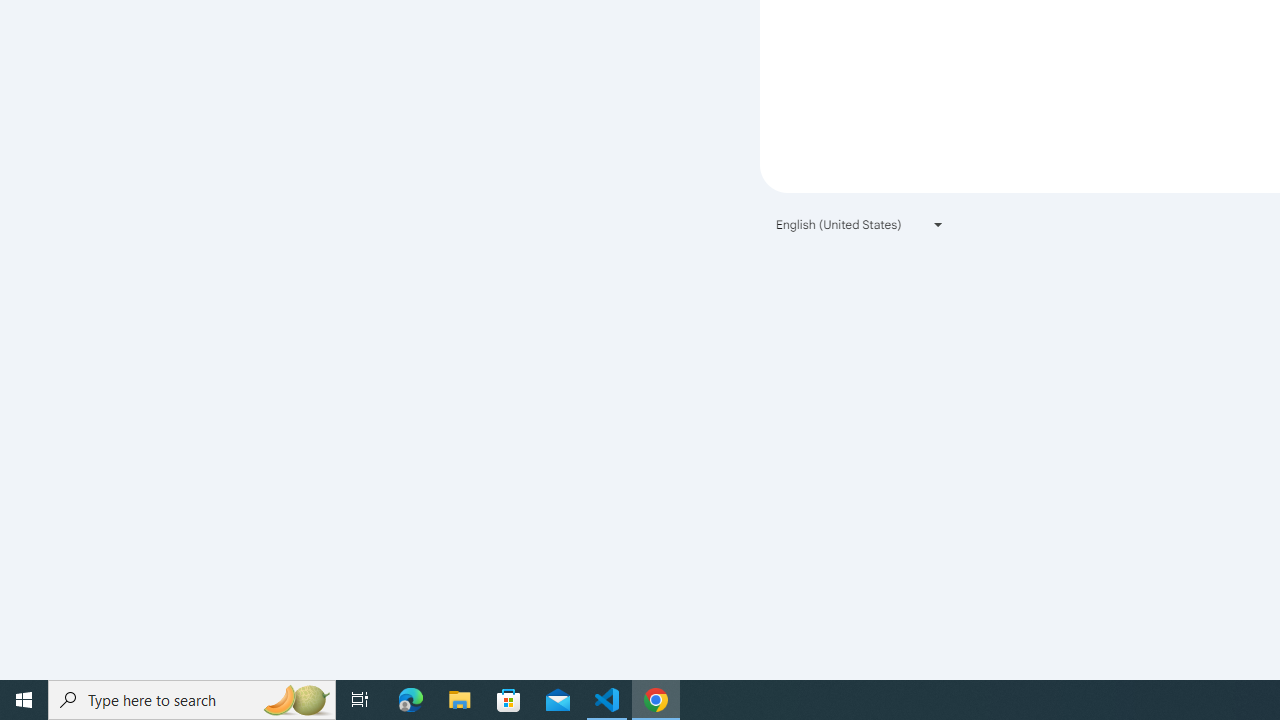 This screenshot has height=720, width=1280. Describe the element at coordinates (860, 224) in the screenshot. I see `'English (United States)'` at that location.